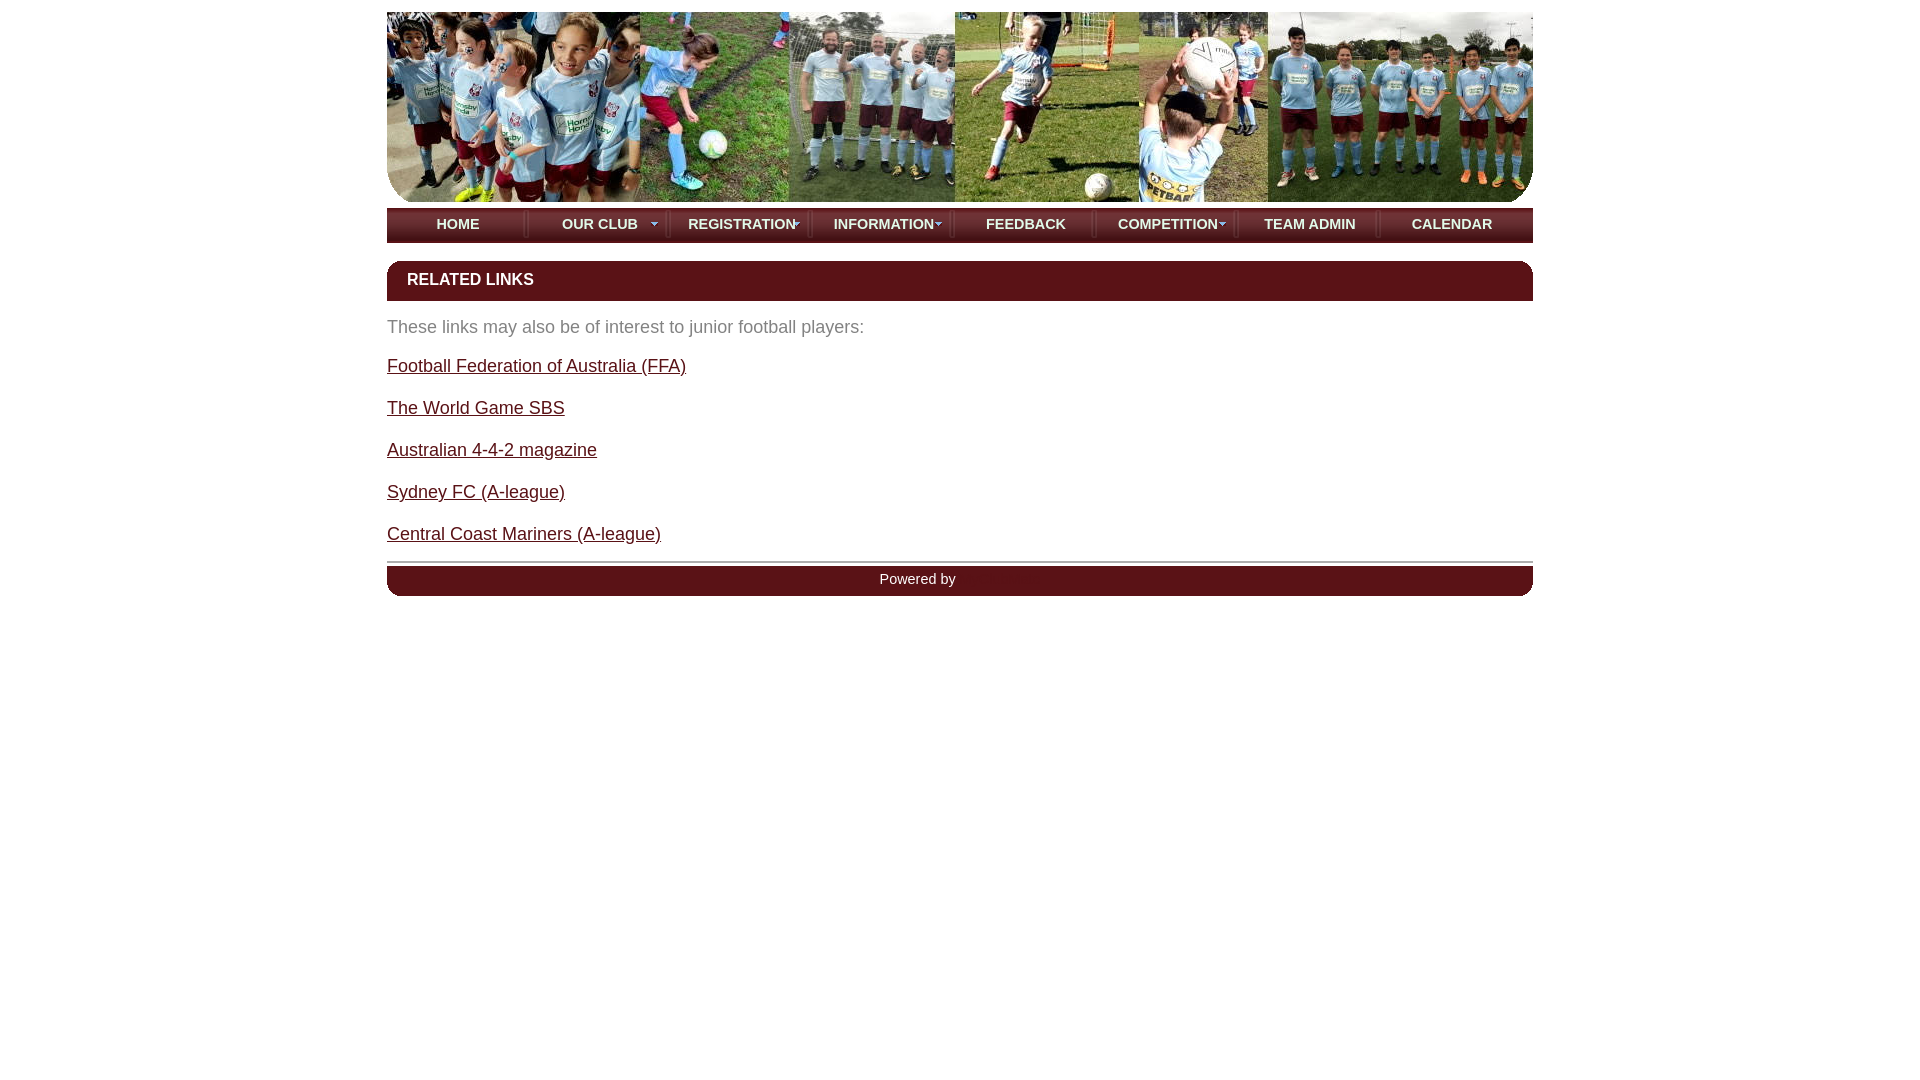  What do you see at coordinates (491, 450) in the screenshot?
I see `'Australian 4-4-2 magazine'` at bounding box center [491, 450].